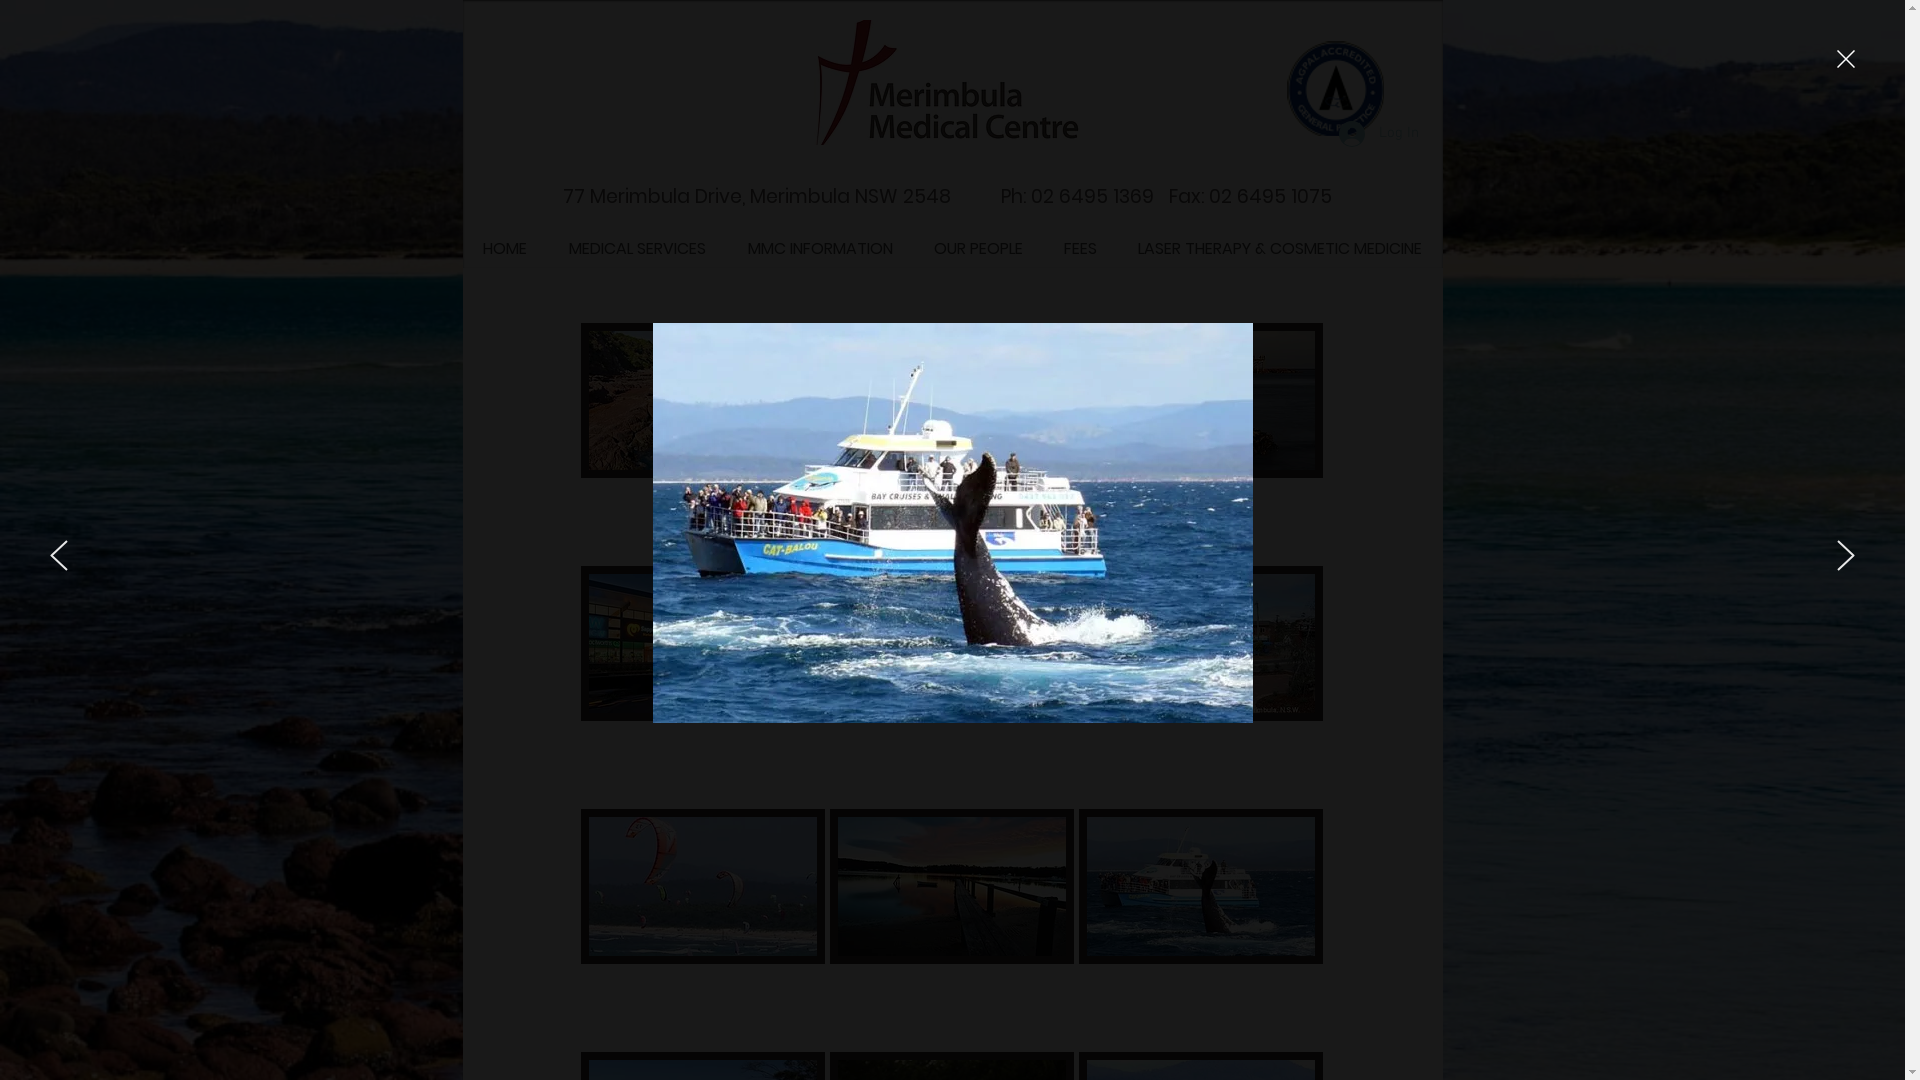 This screenshot has width=1920, height=1080. Describe the element at coordinates (547, 248) in the screenshot. I see `'MEDICAL SERVICES'` at that location.